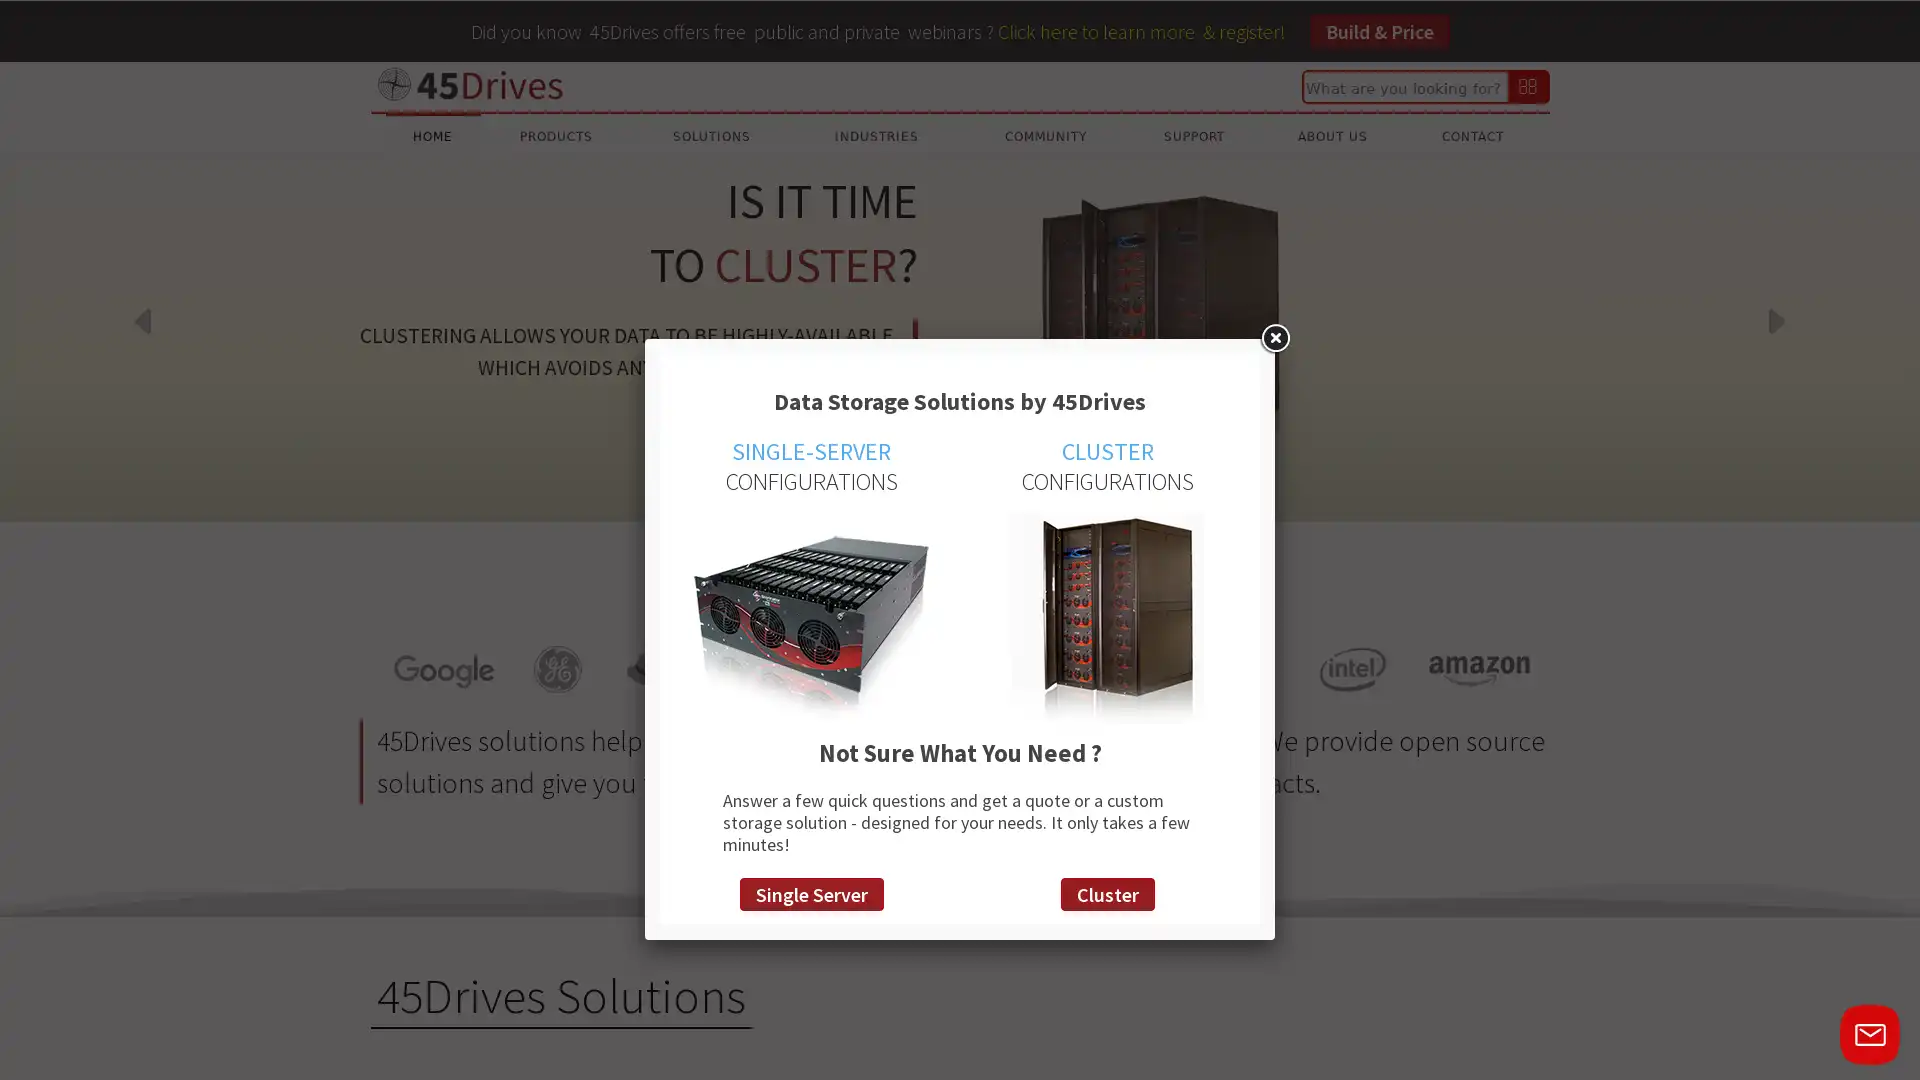  I want to click on Start configuration, so click(1049, 495).